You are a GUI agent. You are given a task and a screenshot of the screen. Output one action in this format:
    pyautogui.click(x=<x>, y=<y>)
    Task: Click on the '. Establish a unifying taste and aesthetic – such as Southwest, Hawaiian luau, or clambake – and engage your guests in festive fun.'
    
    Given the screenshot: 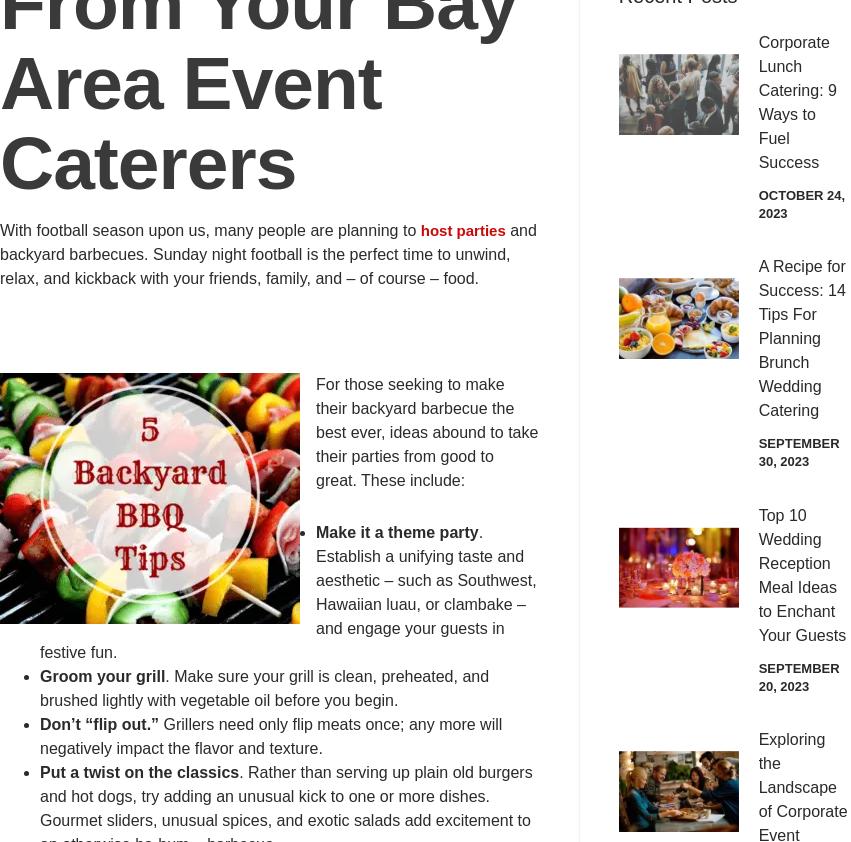 What is the action you would take?
    pyautogui.click(x=287, y=591)
    